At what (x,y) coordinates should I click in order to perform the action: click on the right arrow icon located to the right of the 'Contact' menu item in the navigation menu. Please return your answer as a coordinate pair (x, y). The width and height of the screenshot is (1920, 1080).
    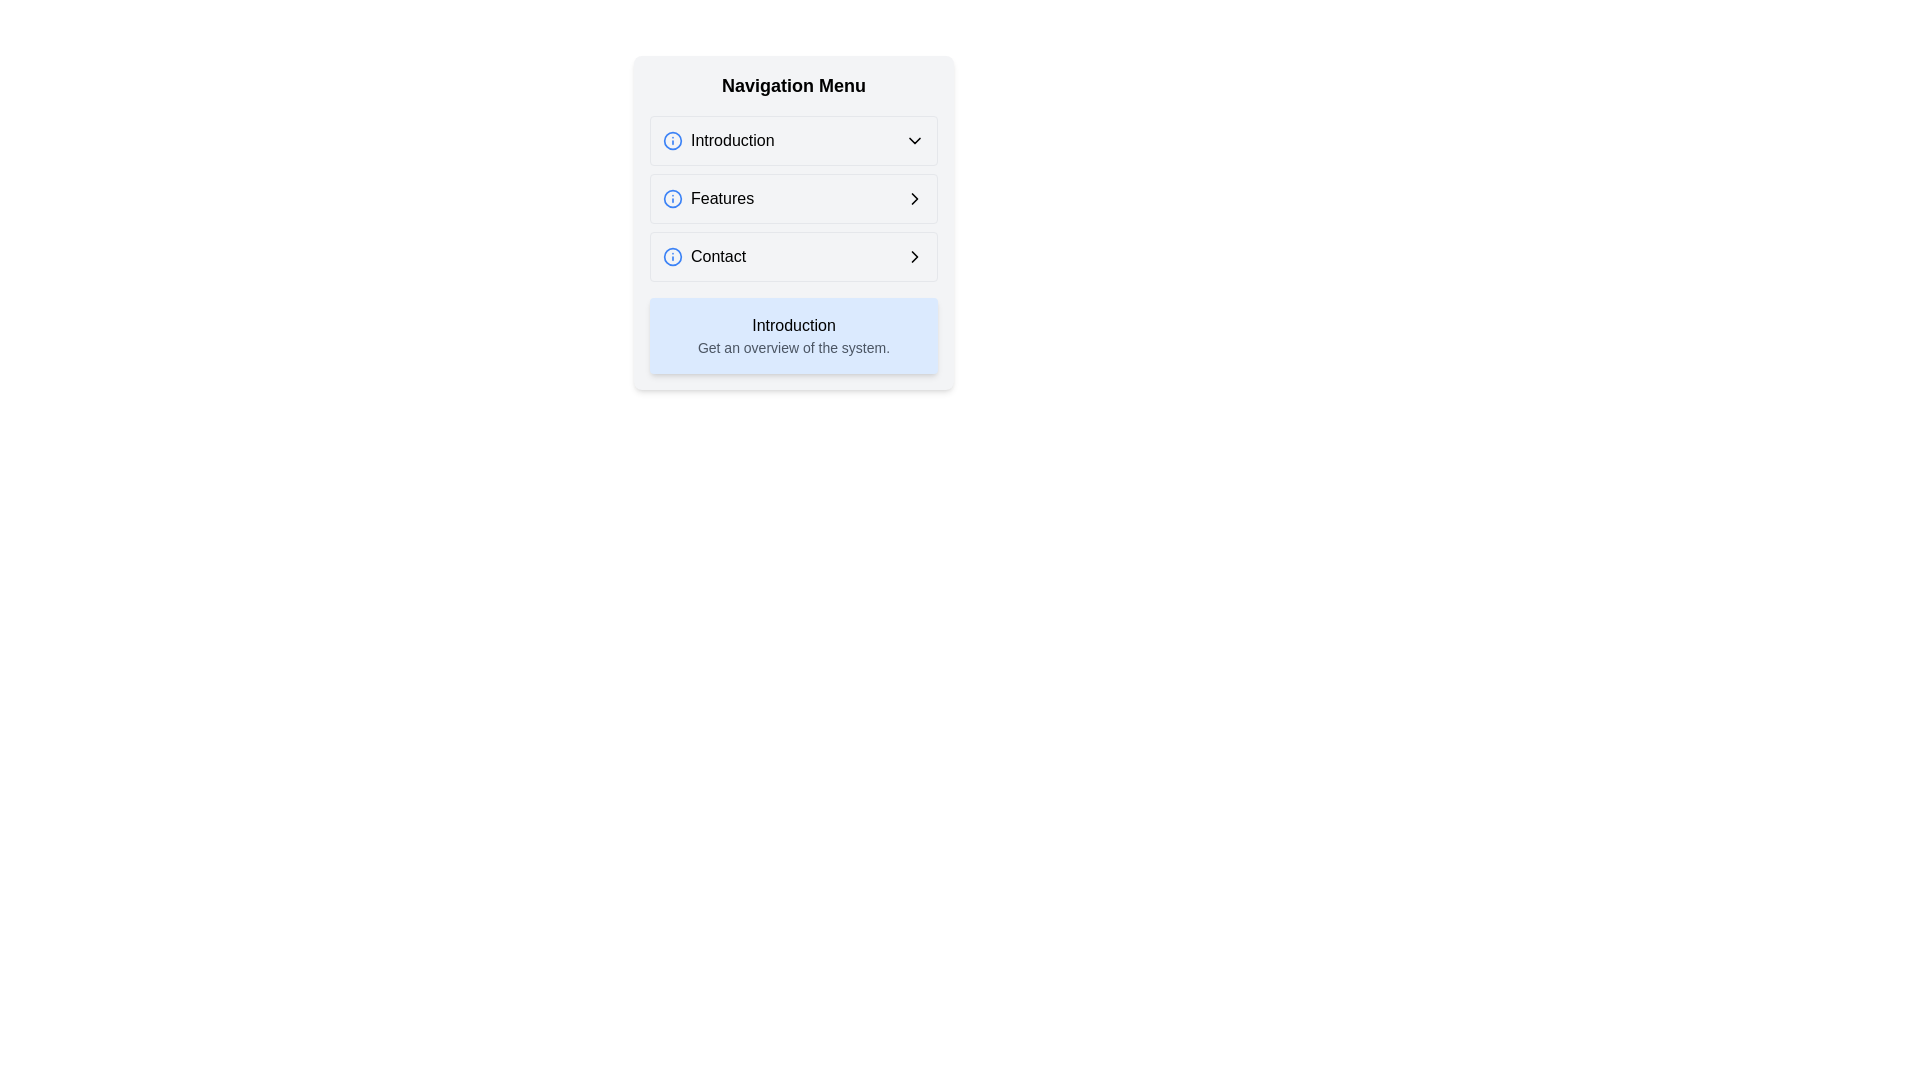
    Looking at the image, I should click on (914, 256).